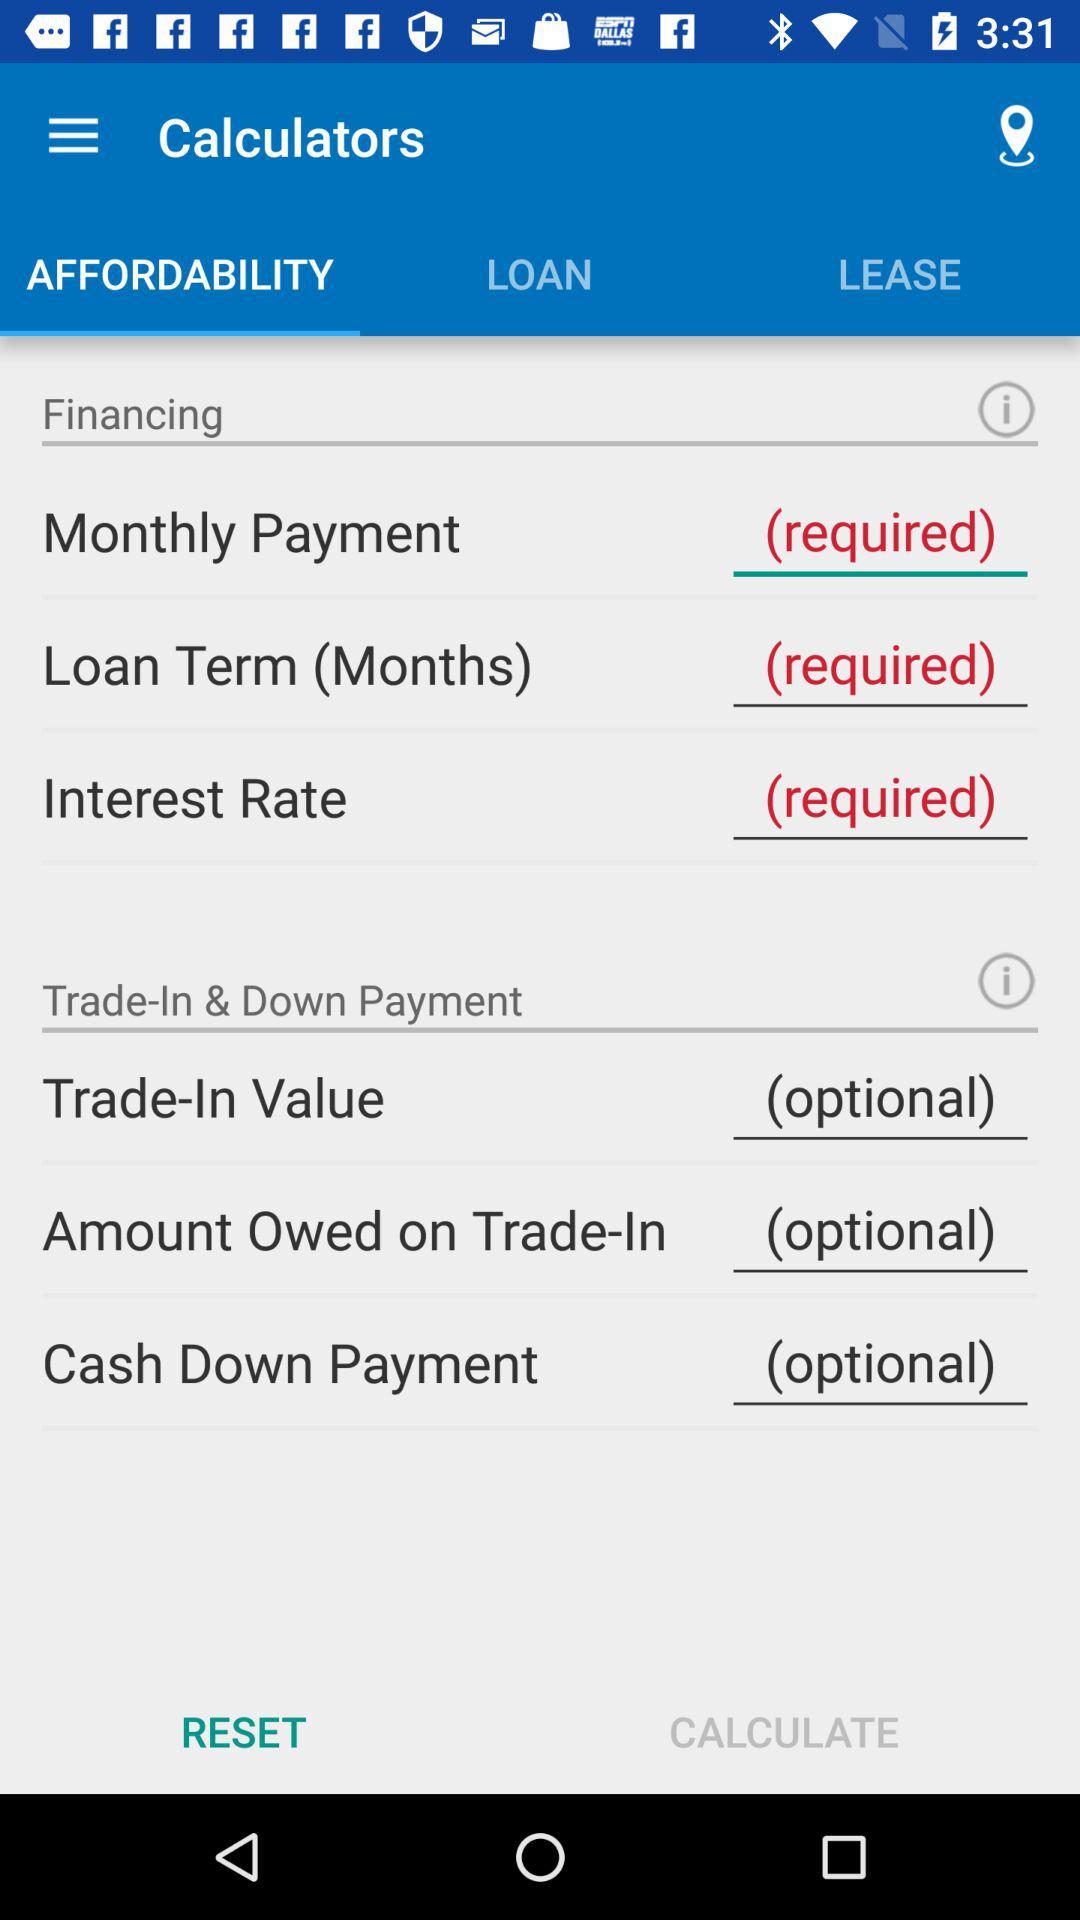 Image resolution: width=1080 pixels, height=1920 pixels. I want to click on input trade in value, so click(879, 1095).